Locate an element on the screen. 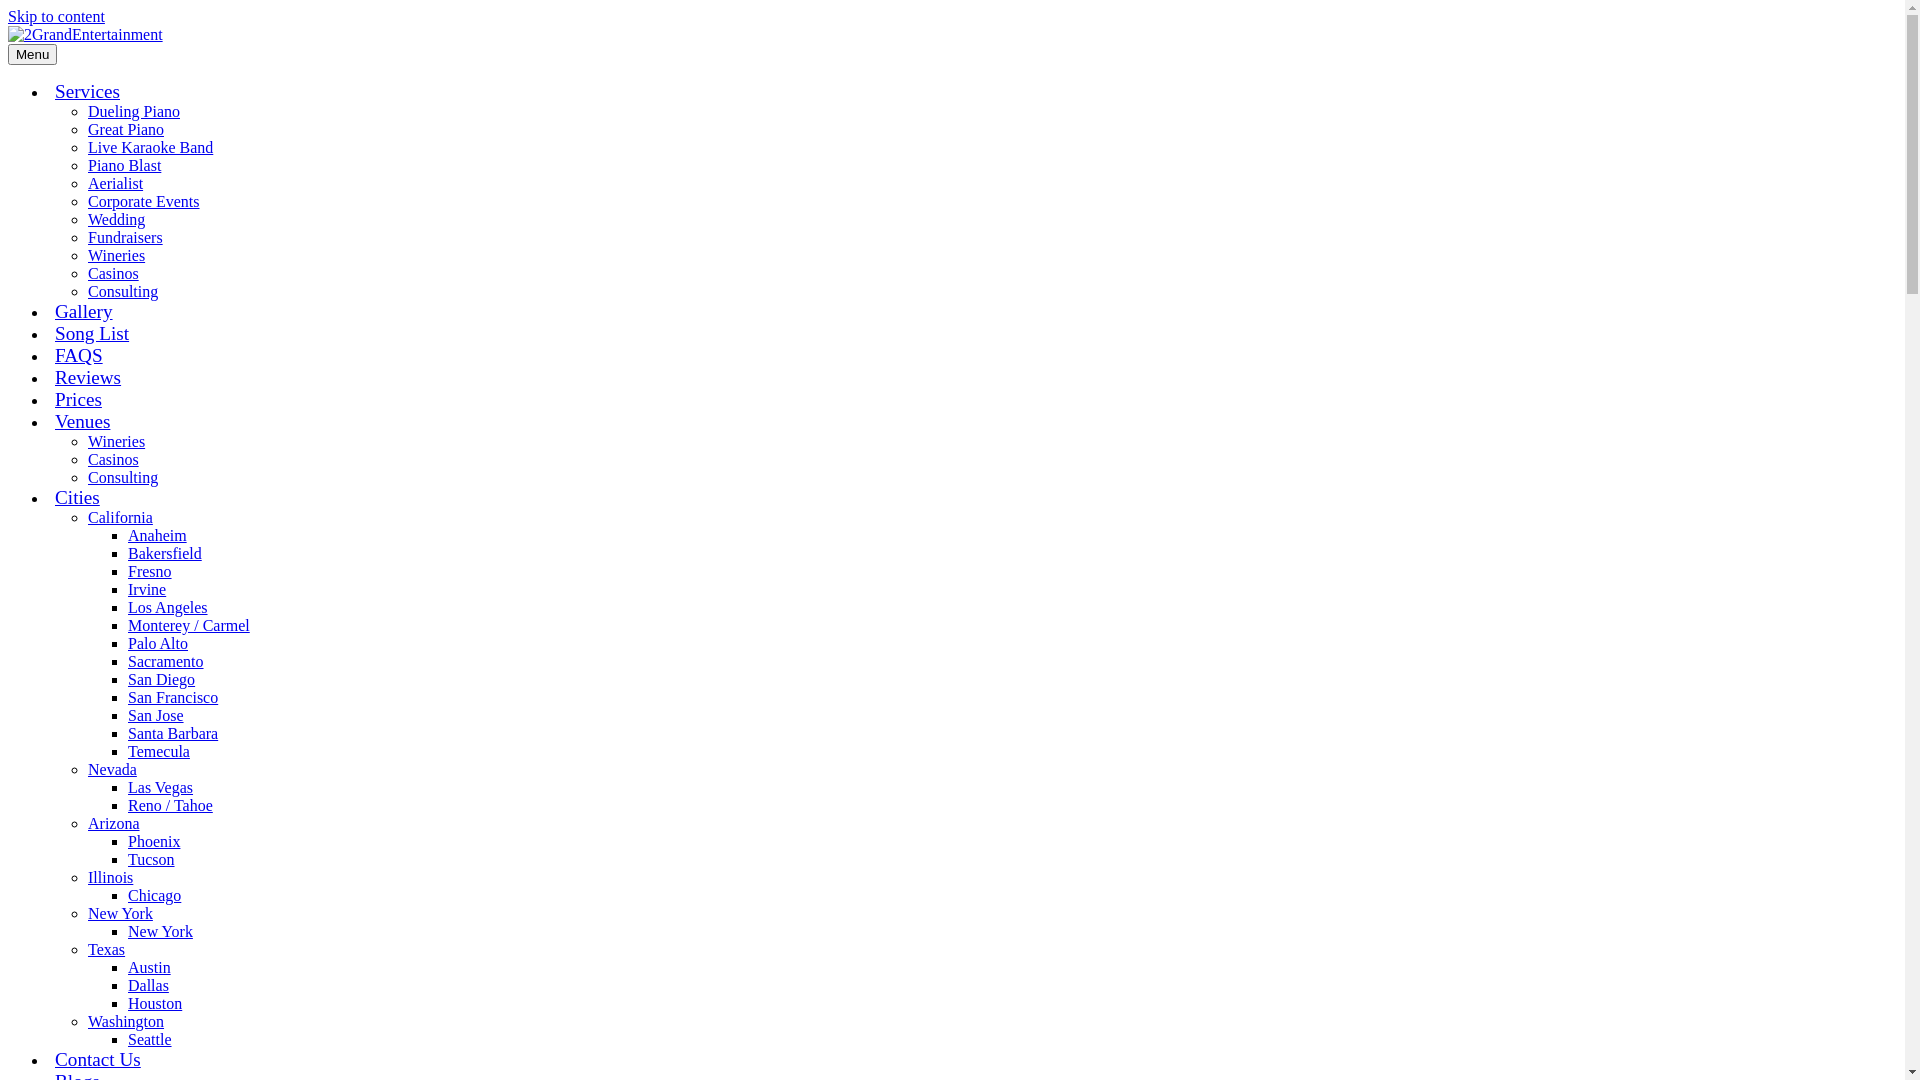 The width and height of the screenshot is (1920, 1080). 'Menu' is located at coordinates (32, 53).